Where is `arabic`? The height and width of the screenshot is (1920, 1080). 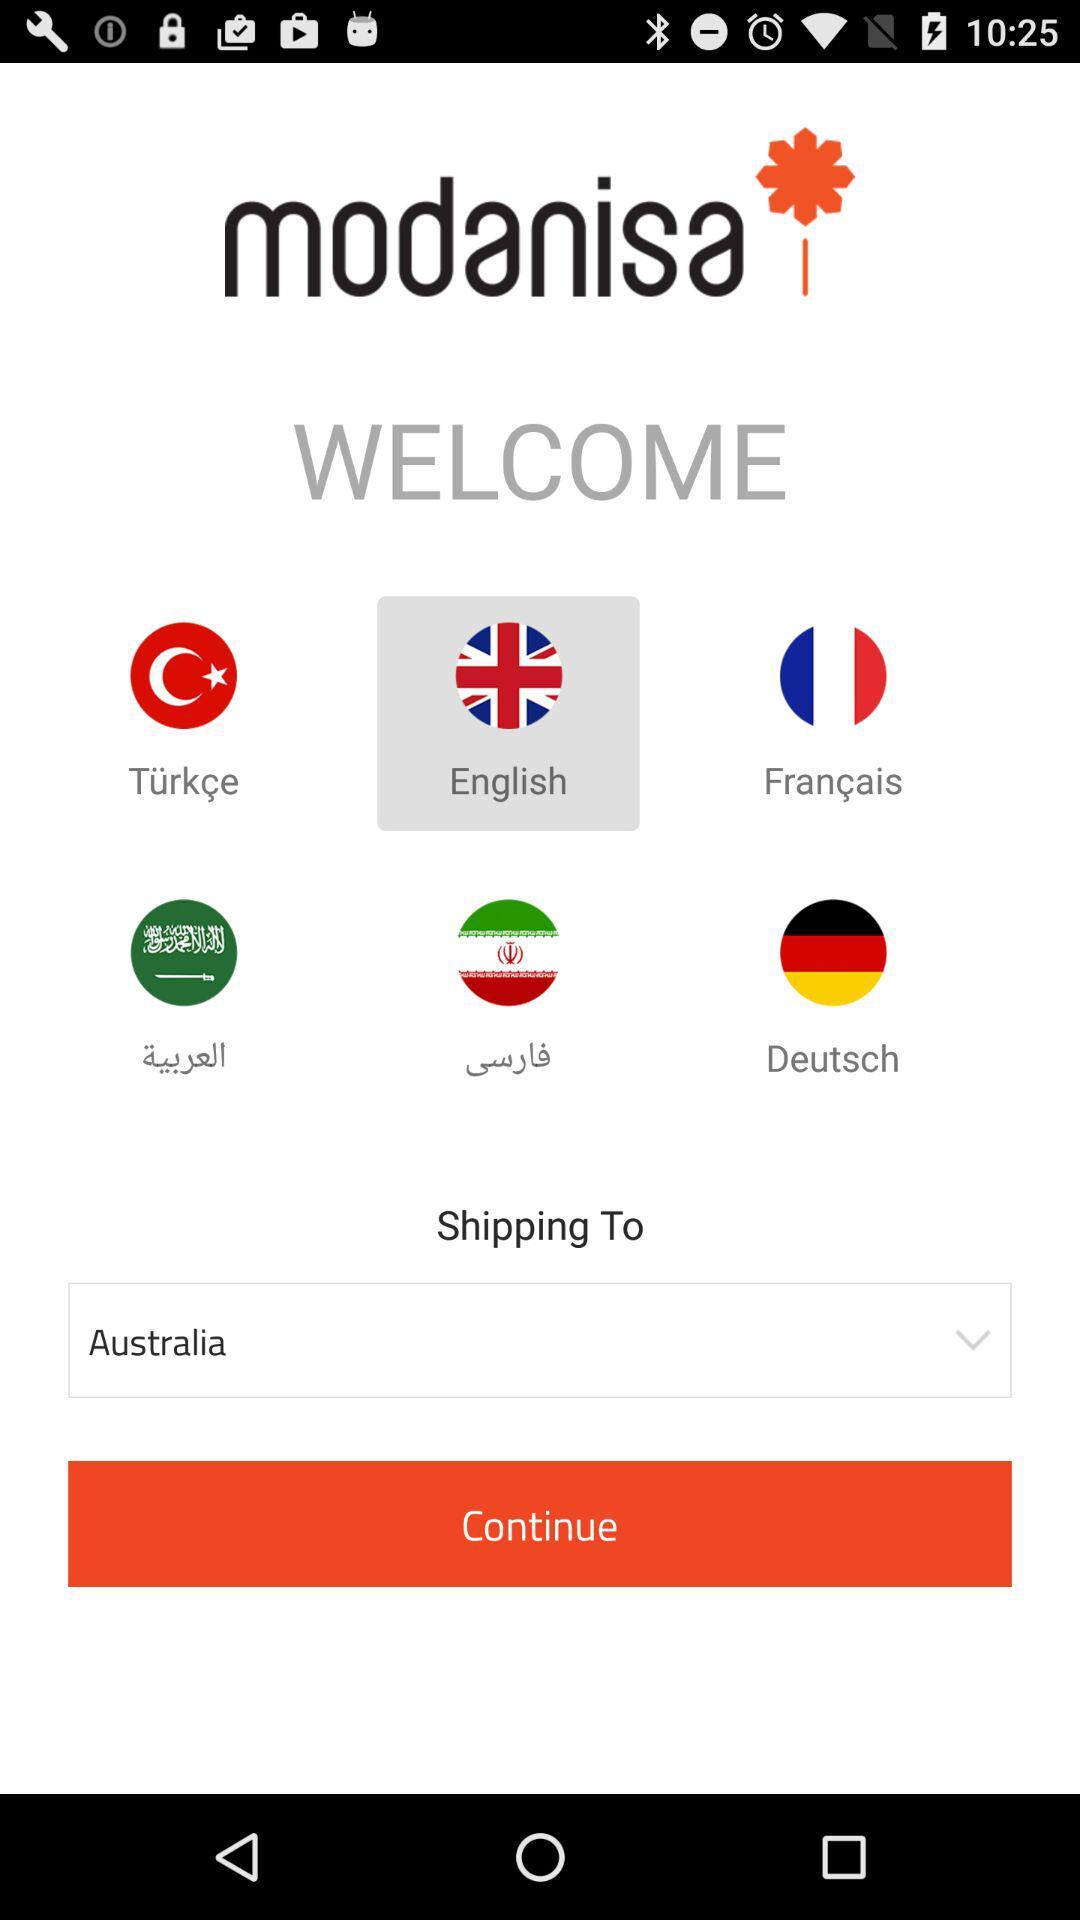
arabic is located at coordinates (507, 951).